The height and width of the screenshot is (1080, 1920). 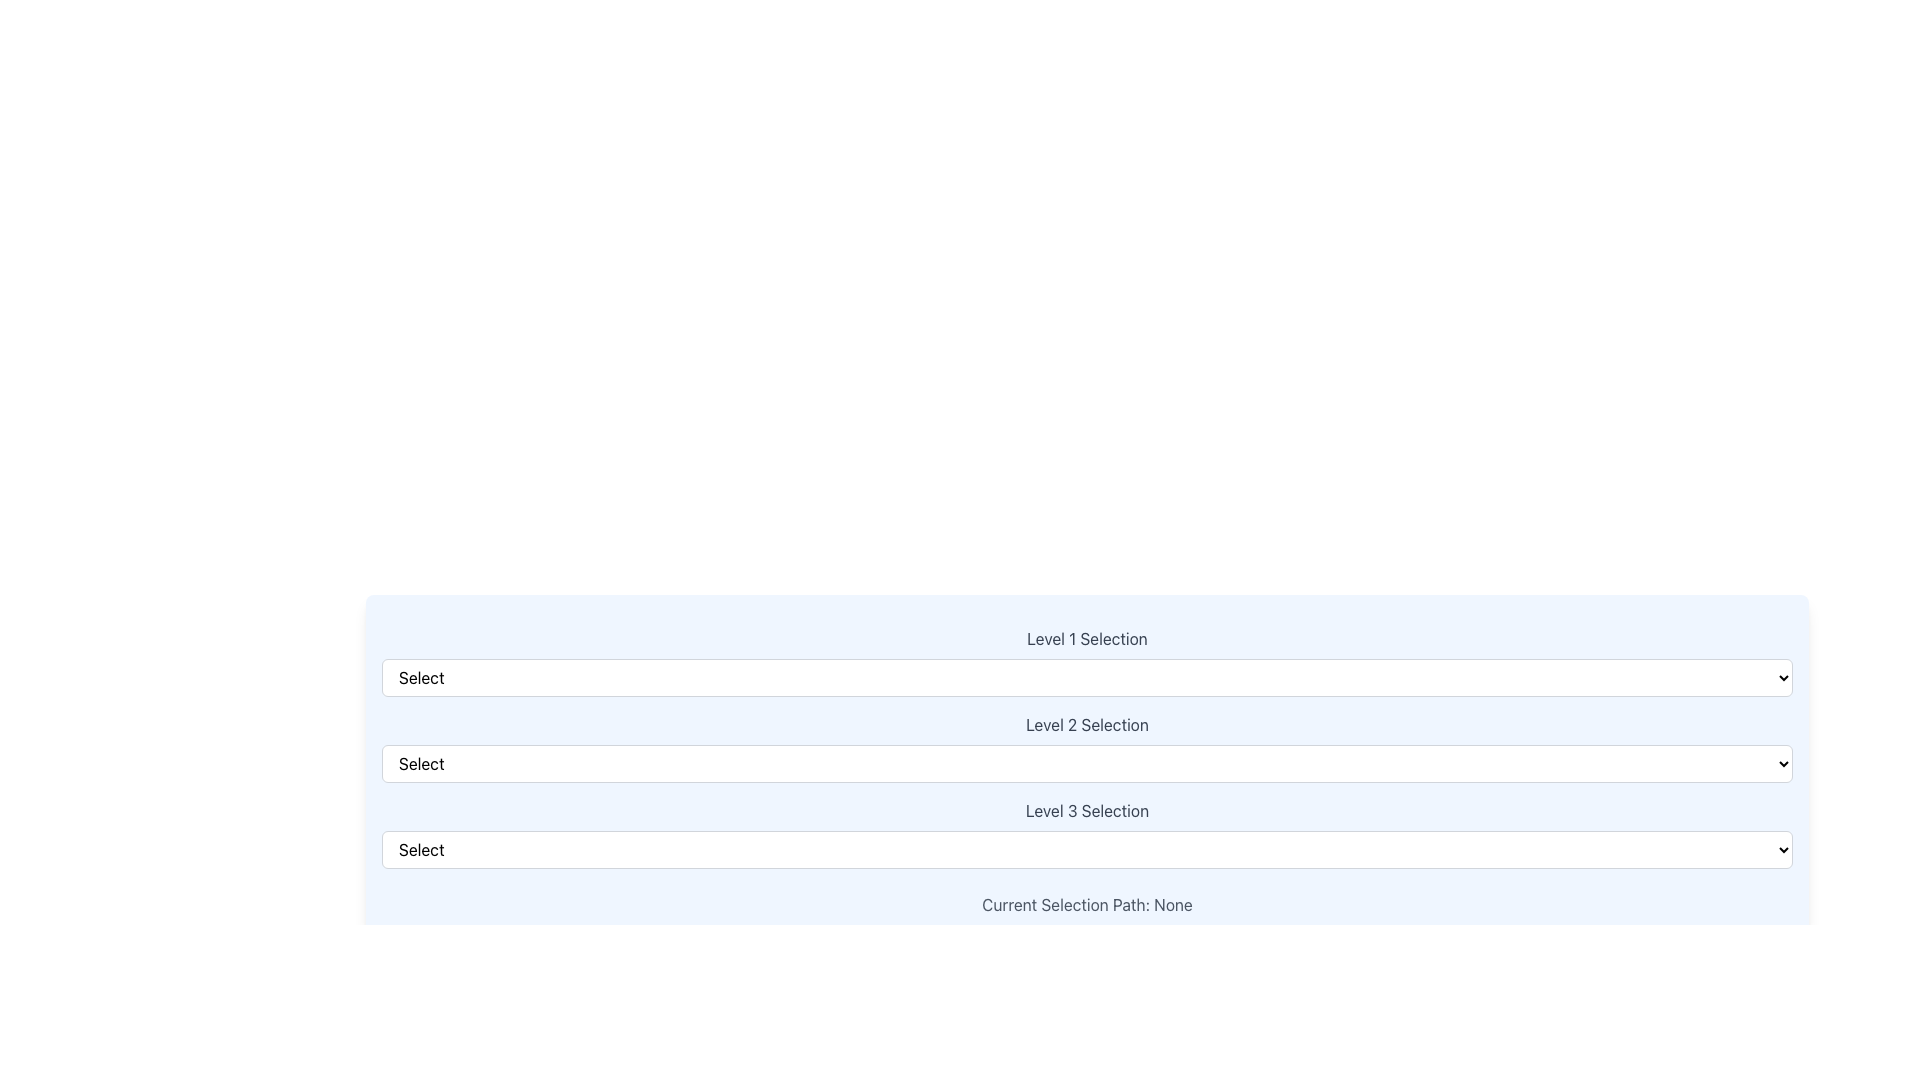 What do you see at coordinates (1086, 833) in the screenshot?
I see `the 'Level 3 Selection' dropdown menu` at bounding box center [1086, 833].